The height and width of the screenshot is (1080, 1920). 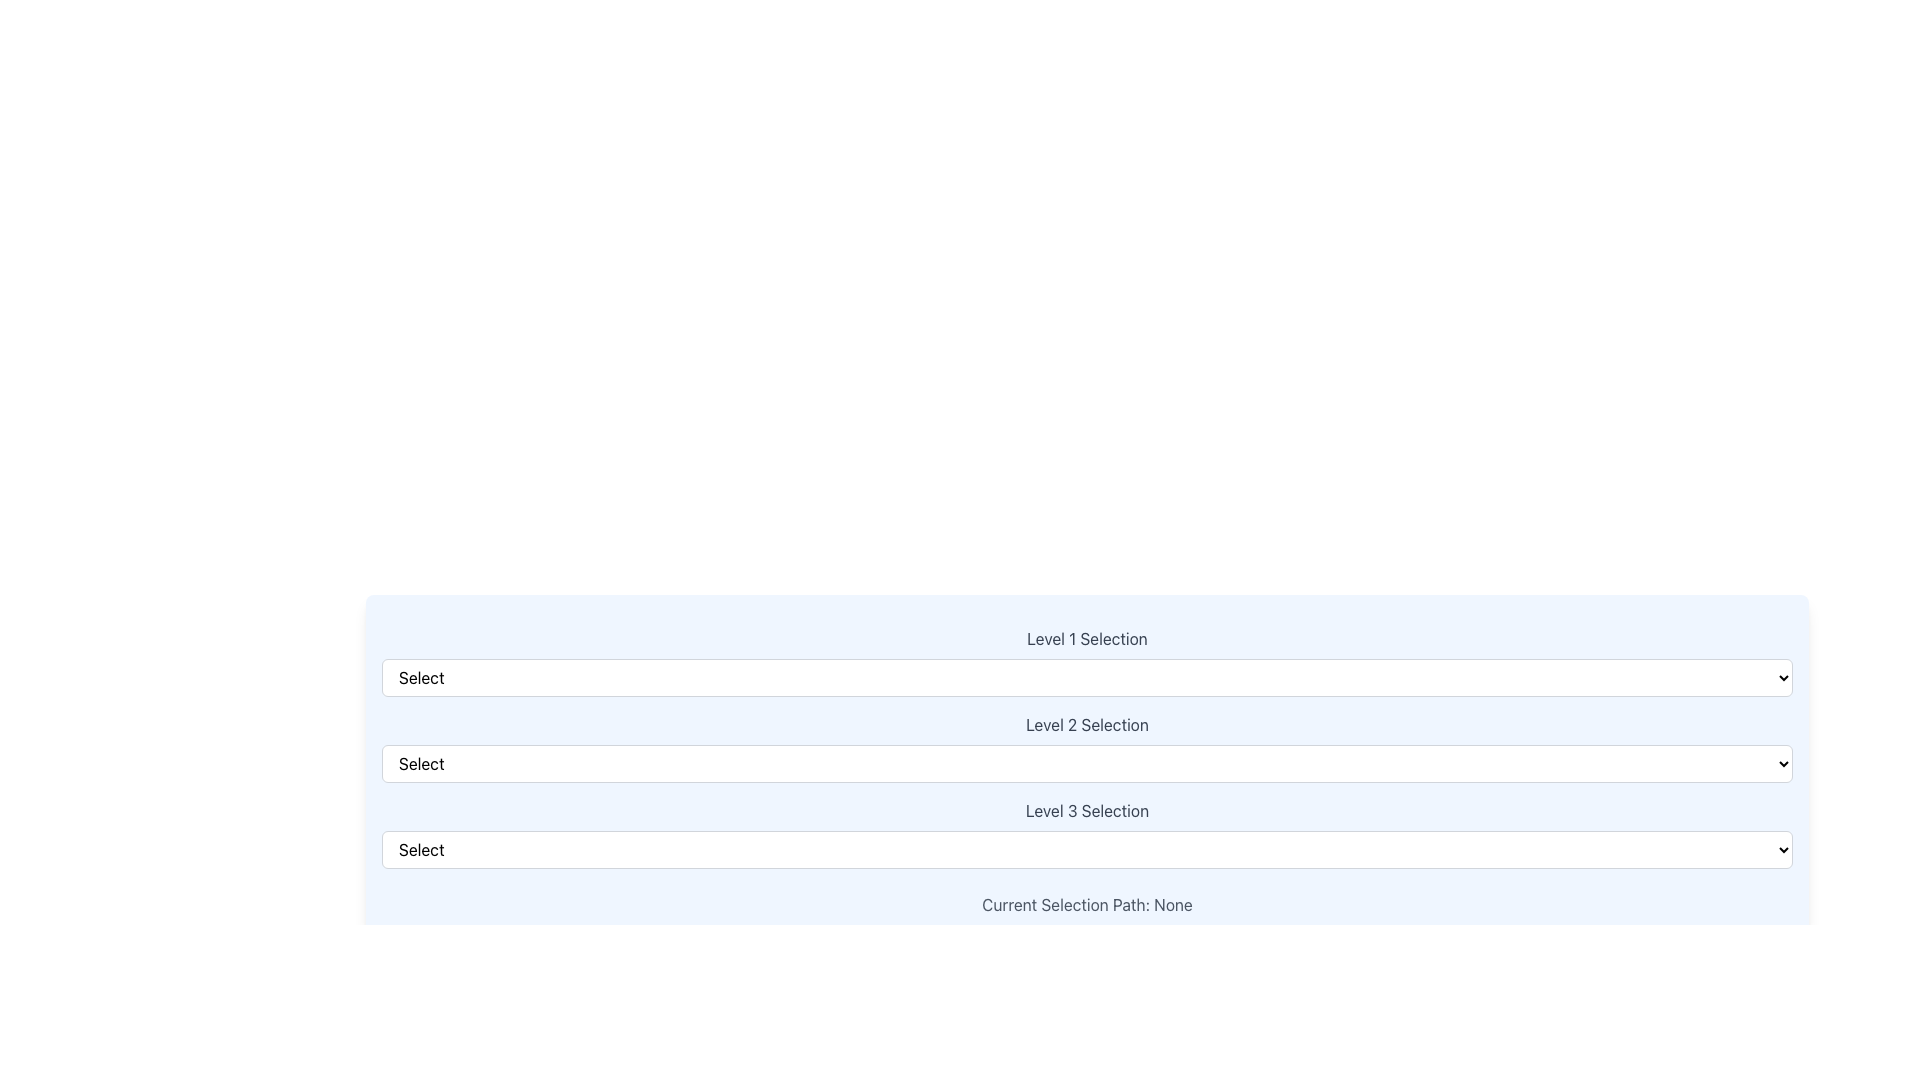 What do you see at coordinates (1086, 833) in the screenshot?
I see `the 'Level 3 Selection' dropdown menu` at bounding box center [1086, 833].